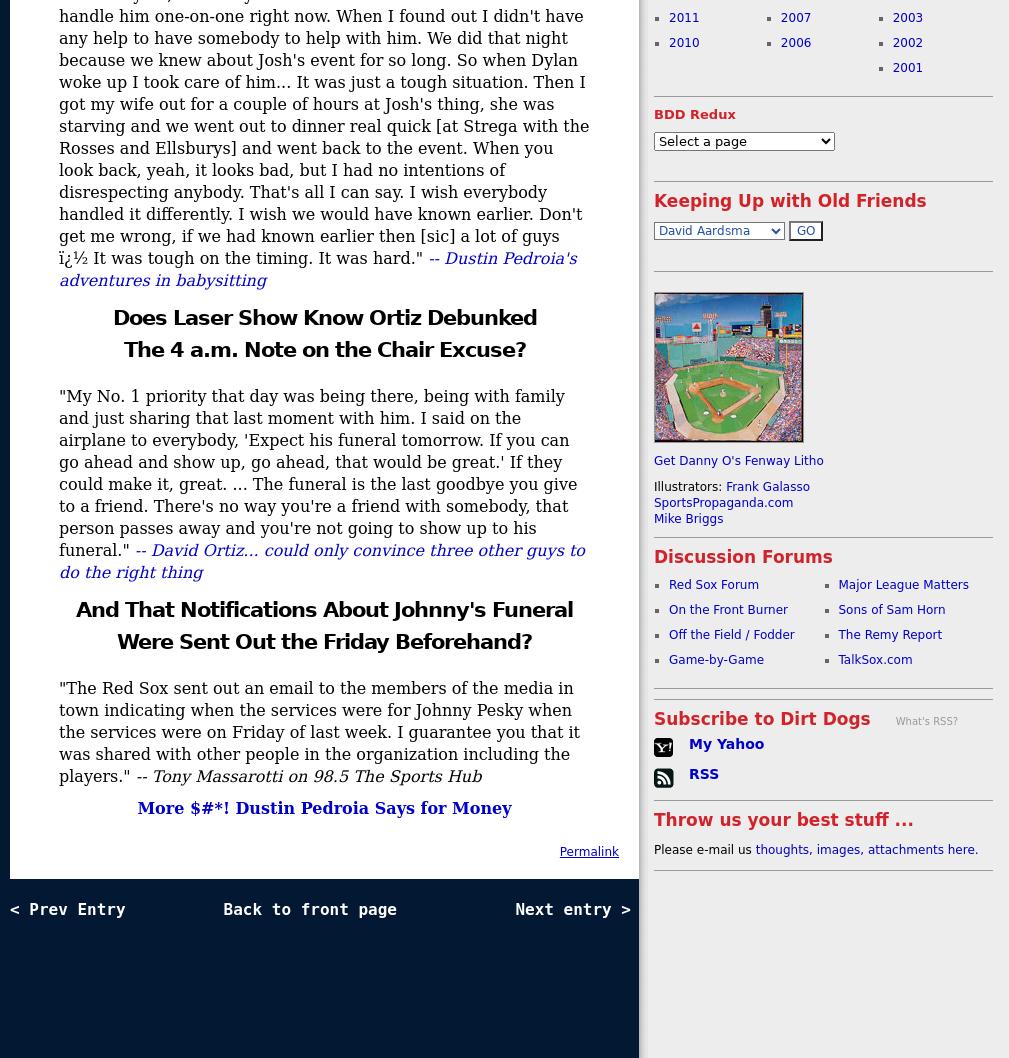 The width and height of the screenshot is (1009, 1058). I want to click on 'And That Notifications About Johnny's Funeral', so click(323, 610).